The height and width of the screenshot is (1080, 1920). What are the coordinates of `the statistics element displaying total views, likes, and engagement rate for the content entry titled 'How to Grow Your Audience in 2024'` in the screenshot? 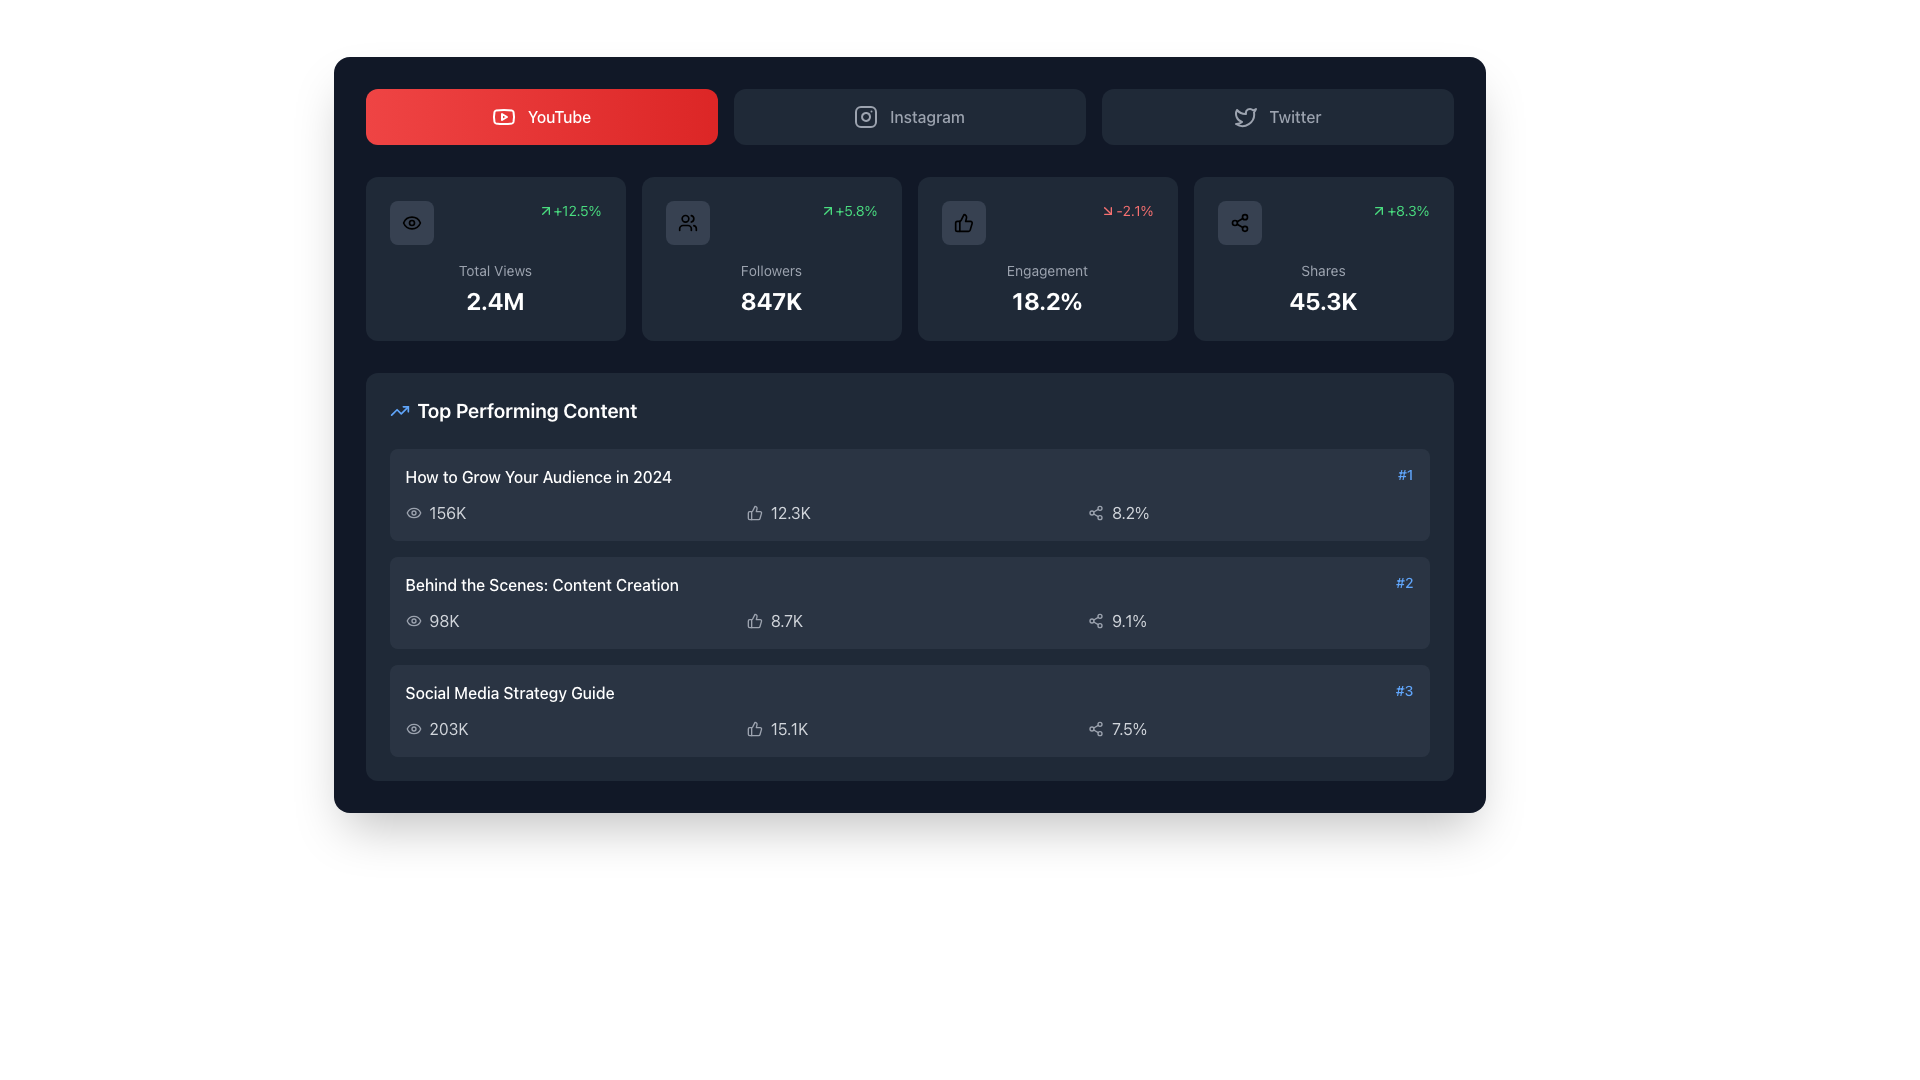 It's located at (908, 512).